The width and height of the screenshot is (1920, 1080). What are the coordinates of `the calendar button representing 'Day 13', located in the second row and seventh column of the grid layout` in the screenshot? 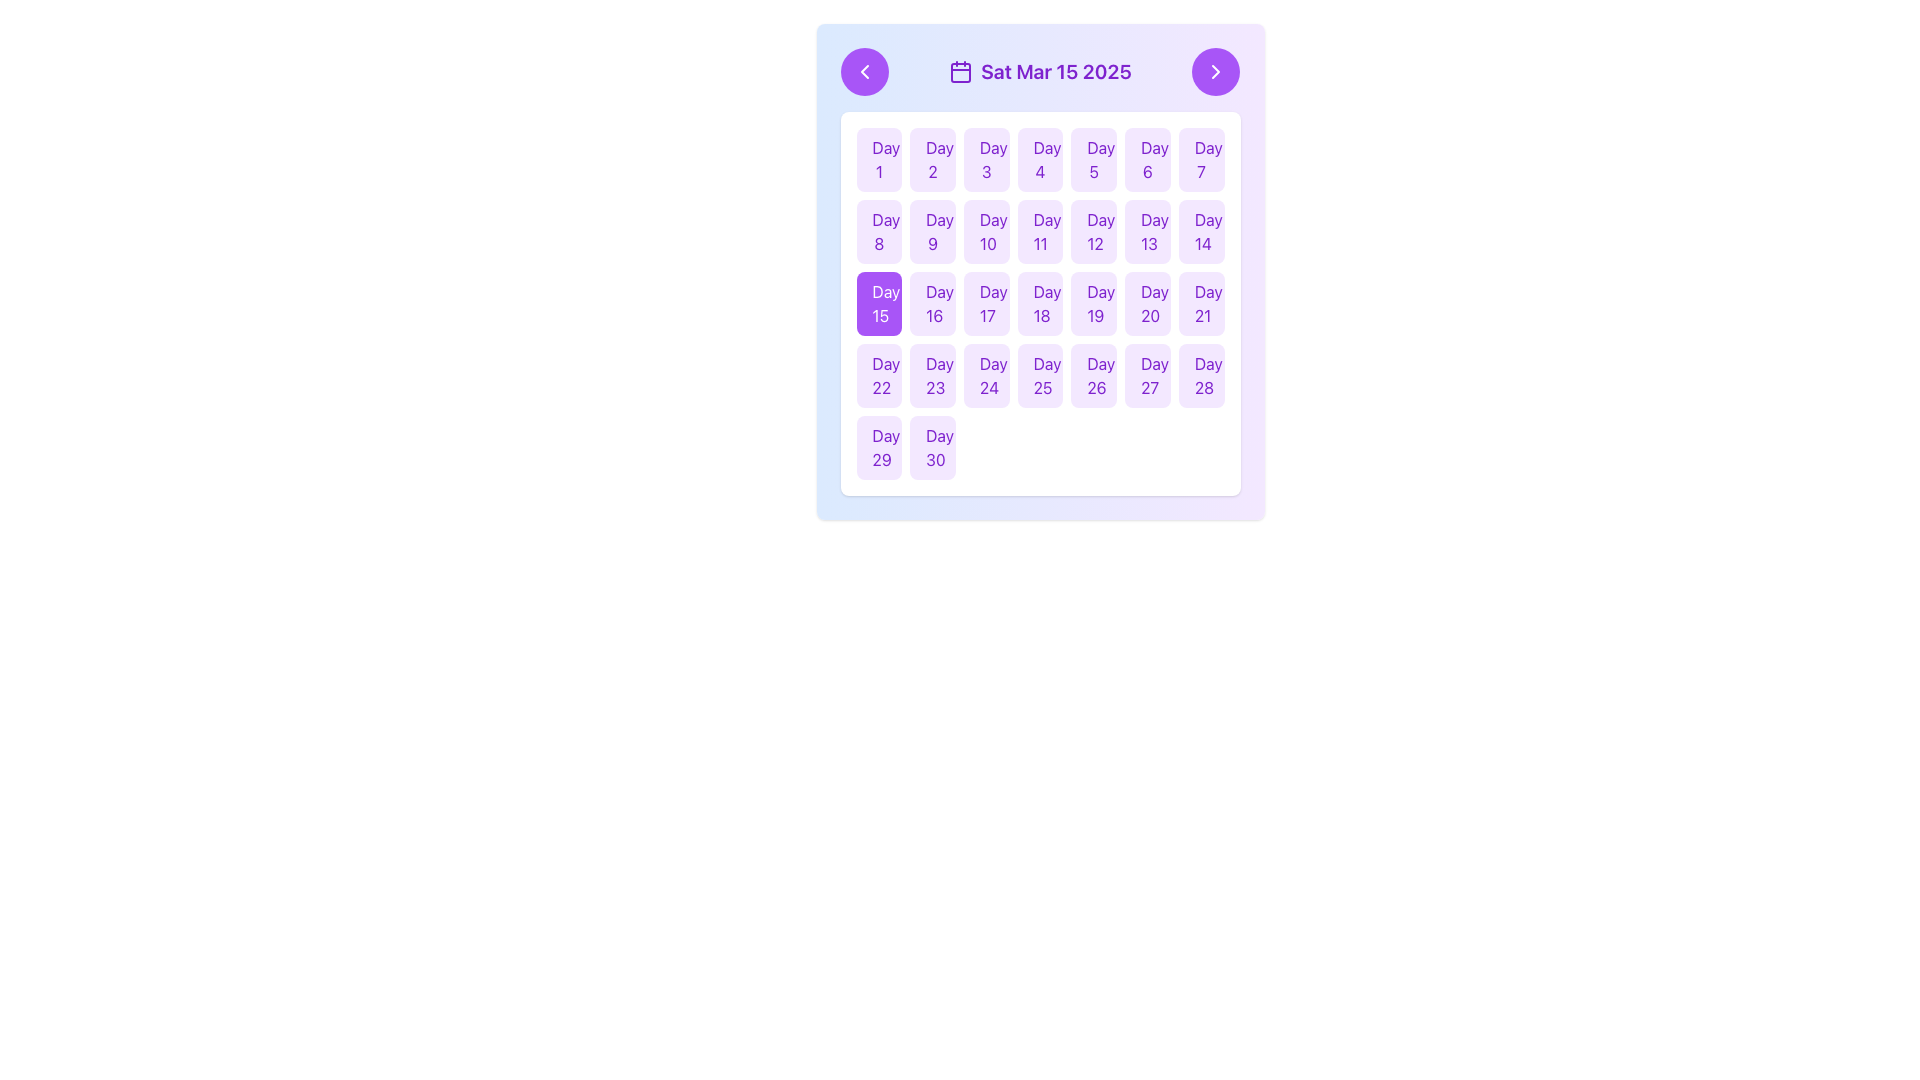 It's located at (1147, 230).